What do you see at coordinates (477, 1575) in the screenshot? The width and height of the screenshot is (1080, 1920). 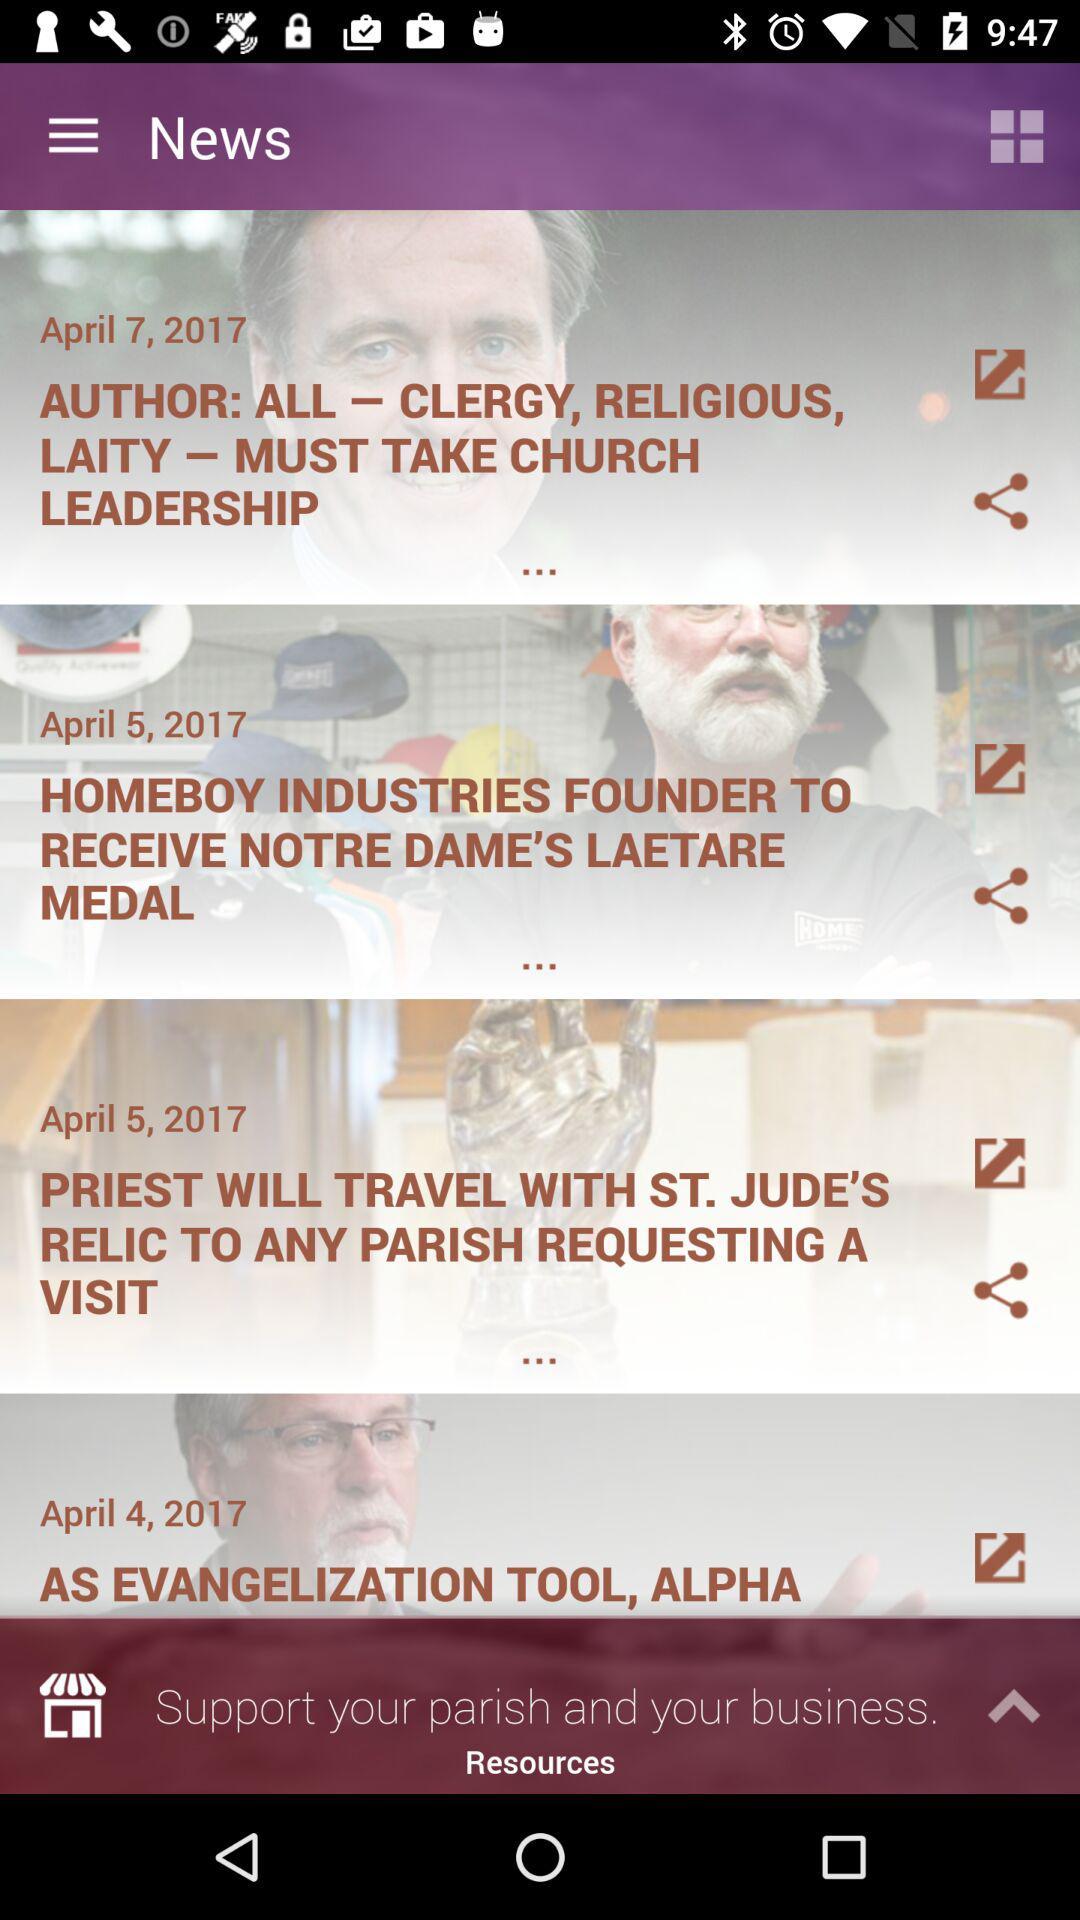 I see `the as evangelization tool item` at bounding box center [477, 1575].